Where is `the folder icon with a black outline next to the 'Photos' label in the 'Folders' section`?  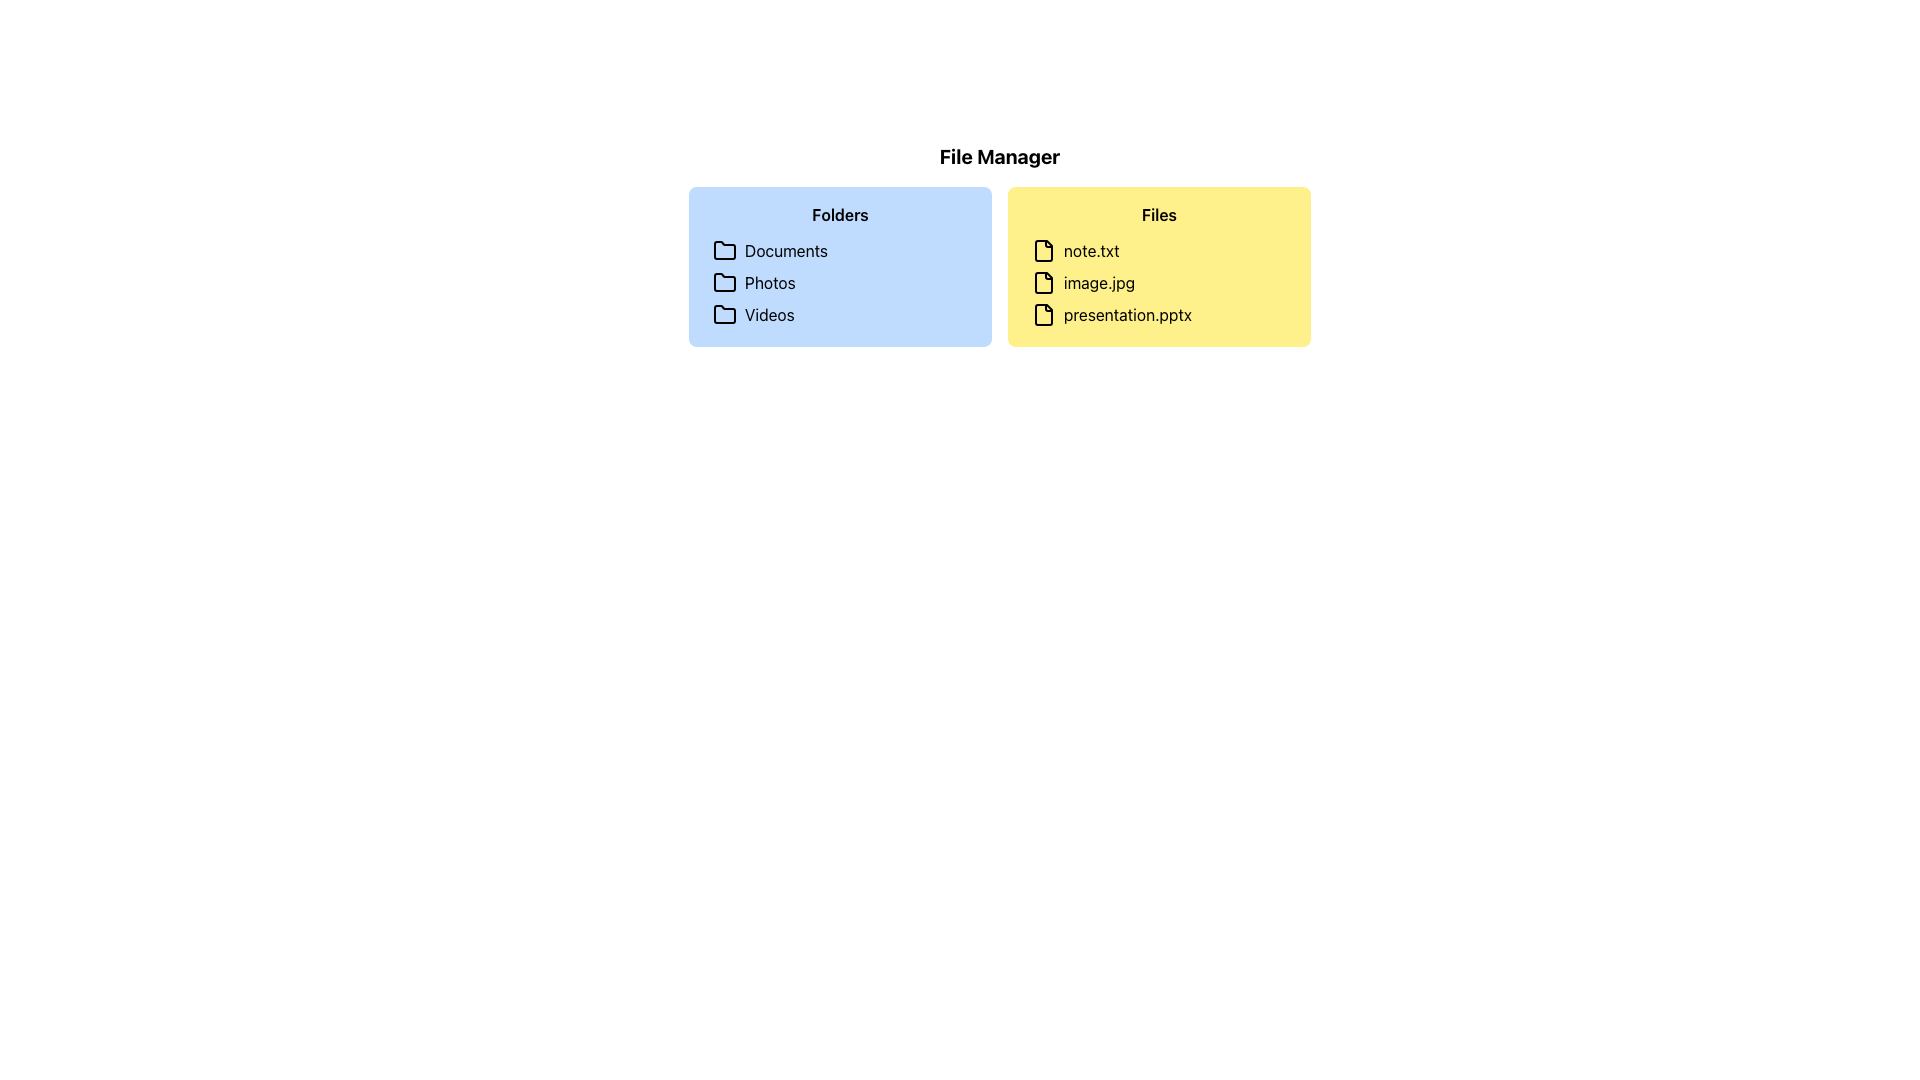
the folder icon with a black outline next to the 'Photos' label in the 'Folders' section is located at coordinates (723, 282).